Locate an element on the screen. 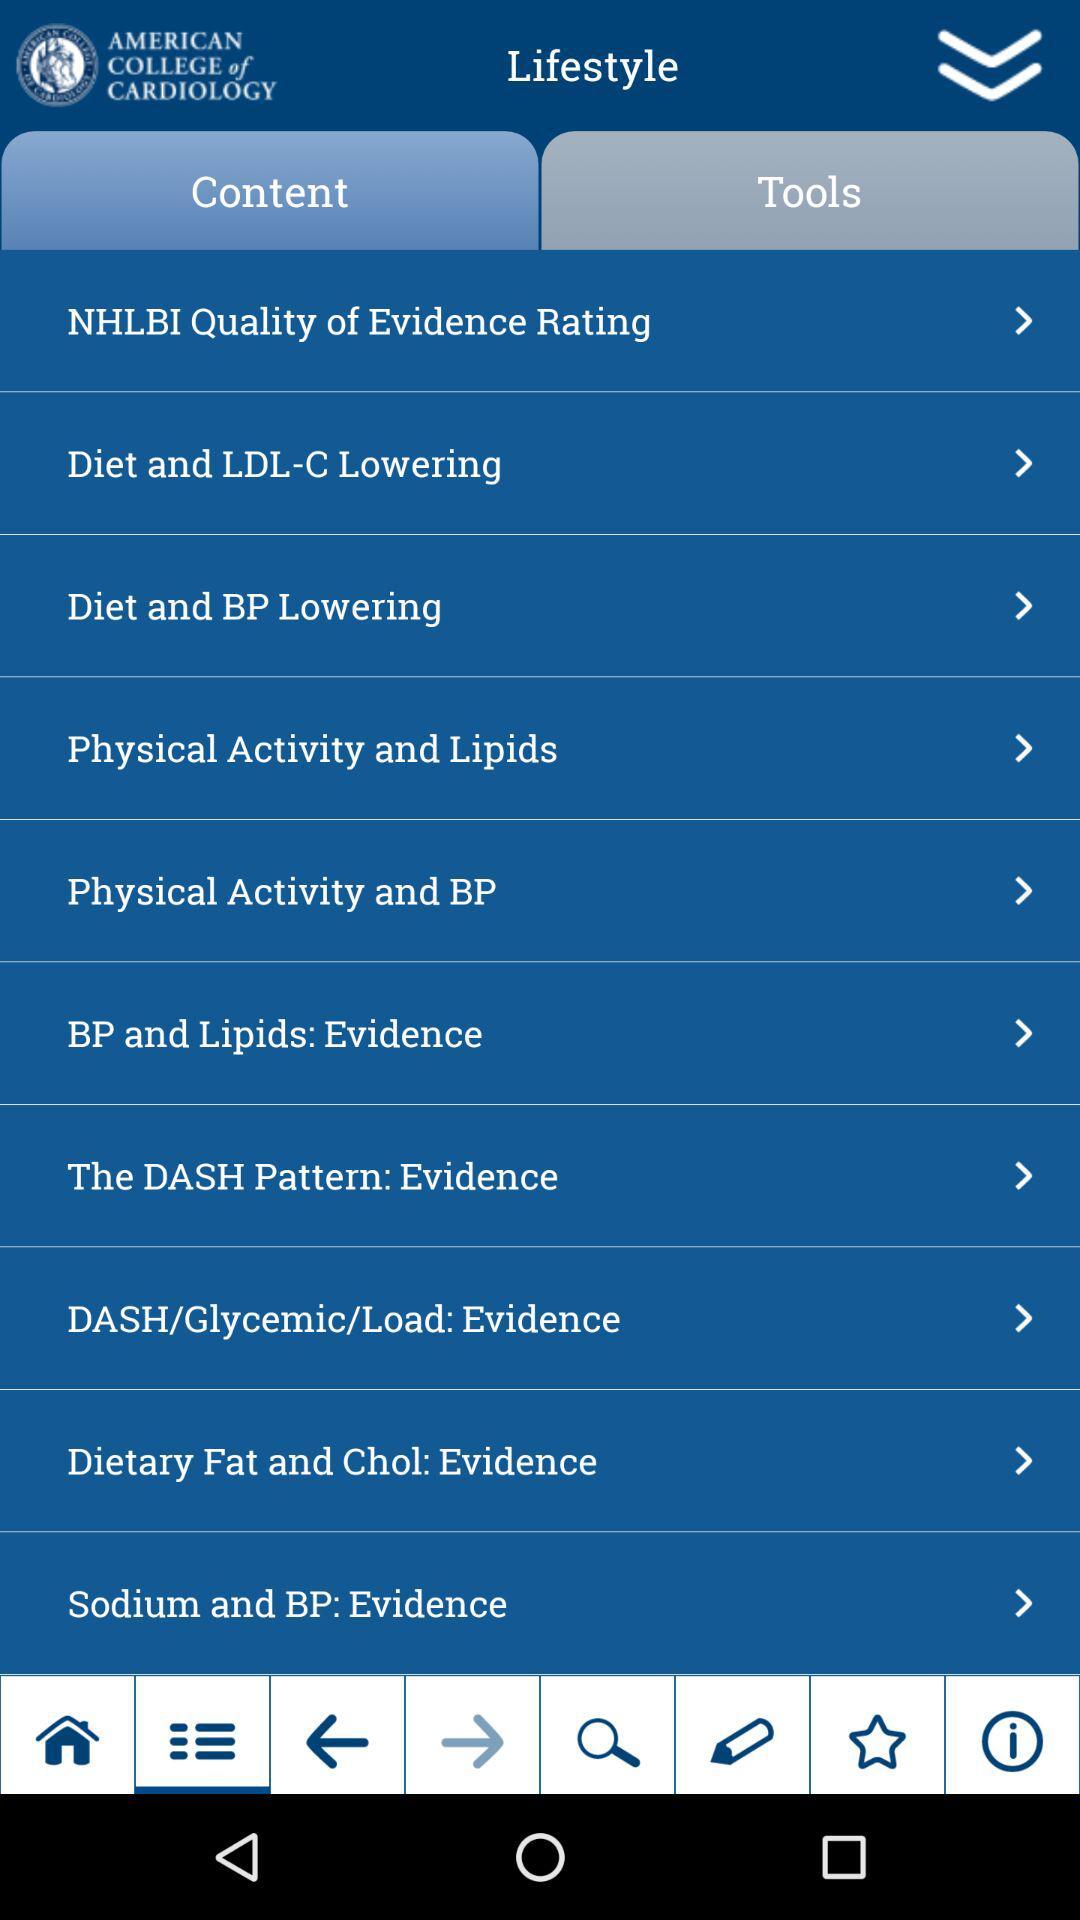 This screenshot has height=1920, width=1080. the app below the dash pattern item is located at coordinates (533, 1318).